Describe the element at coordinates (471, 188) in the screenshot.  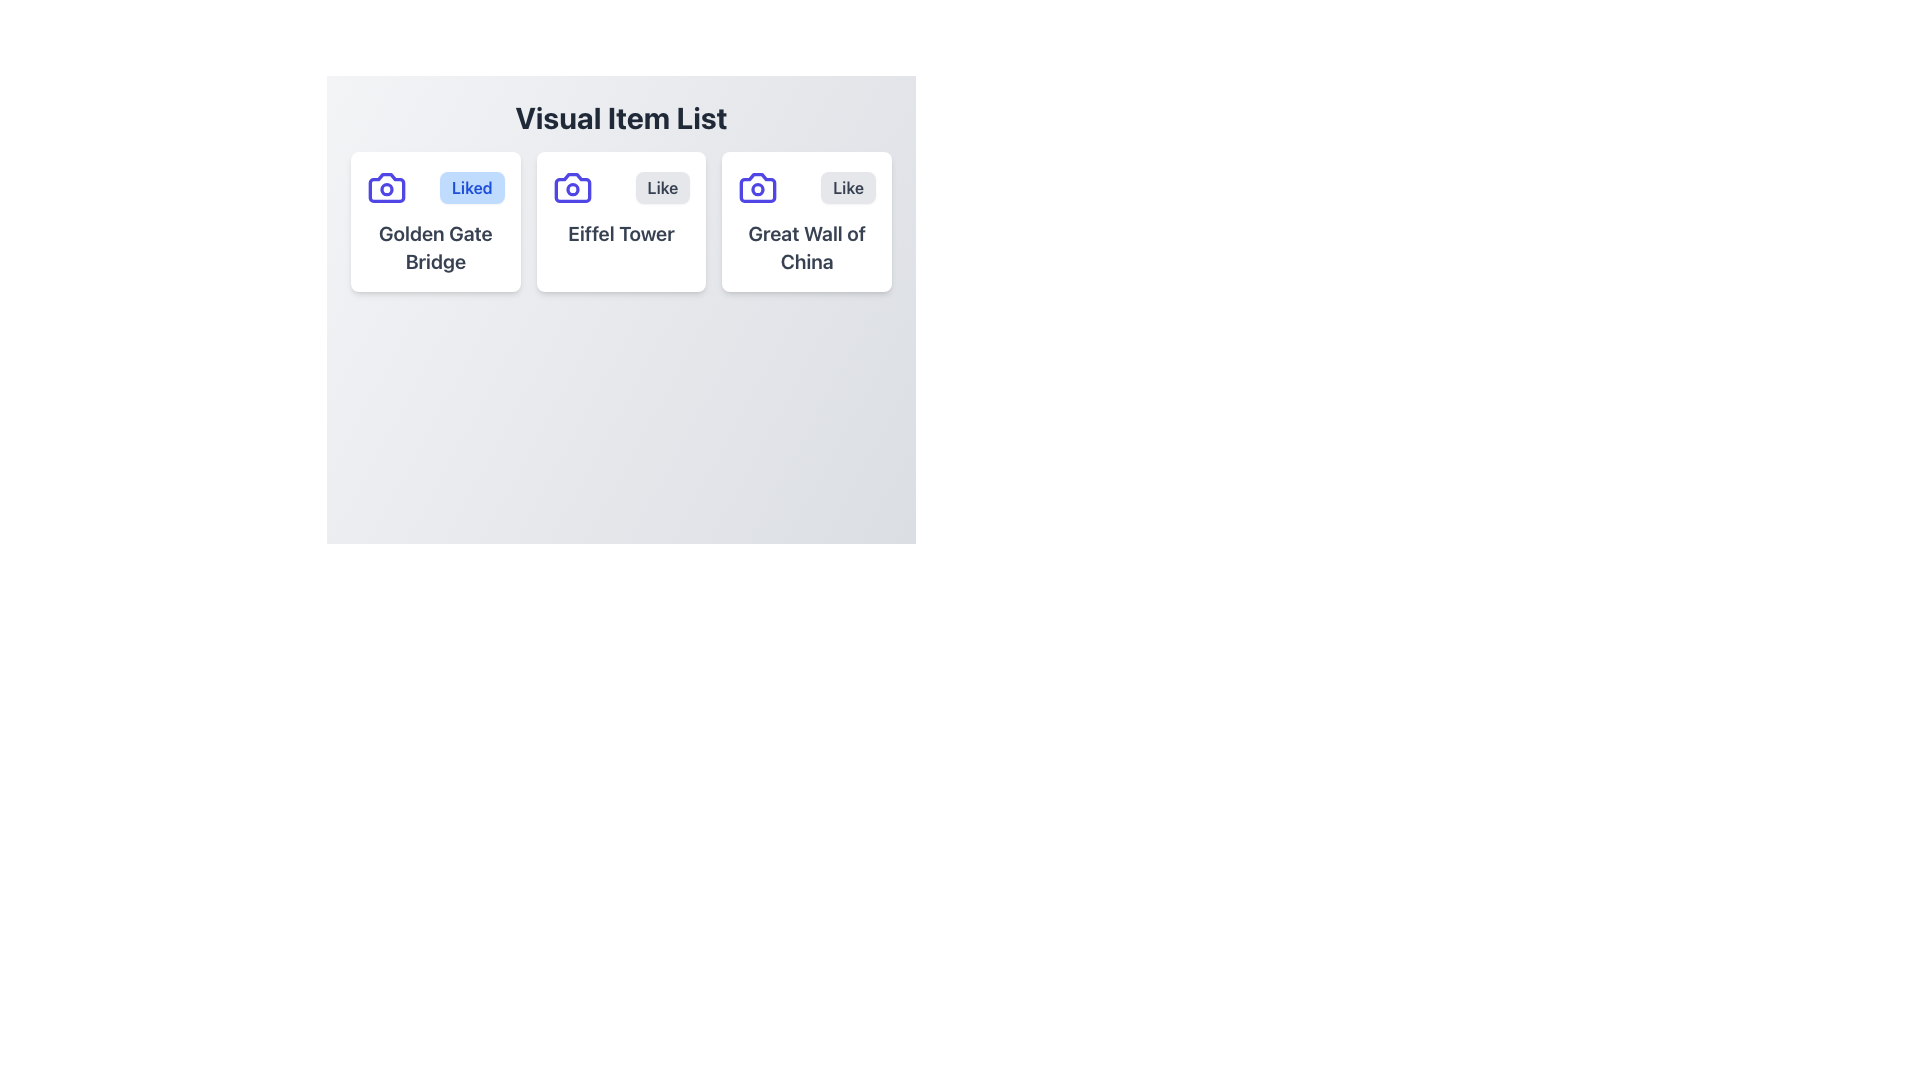
I see `the 'Liked' button, which is a rectangular button with rounded edges, blue text on a light blue background, located in the top-left card of a list layout above the text 'Golden Gate Bridge'` at that location.